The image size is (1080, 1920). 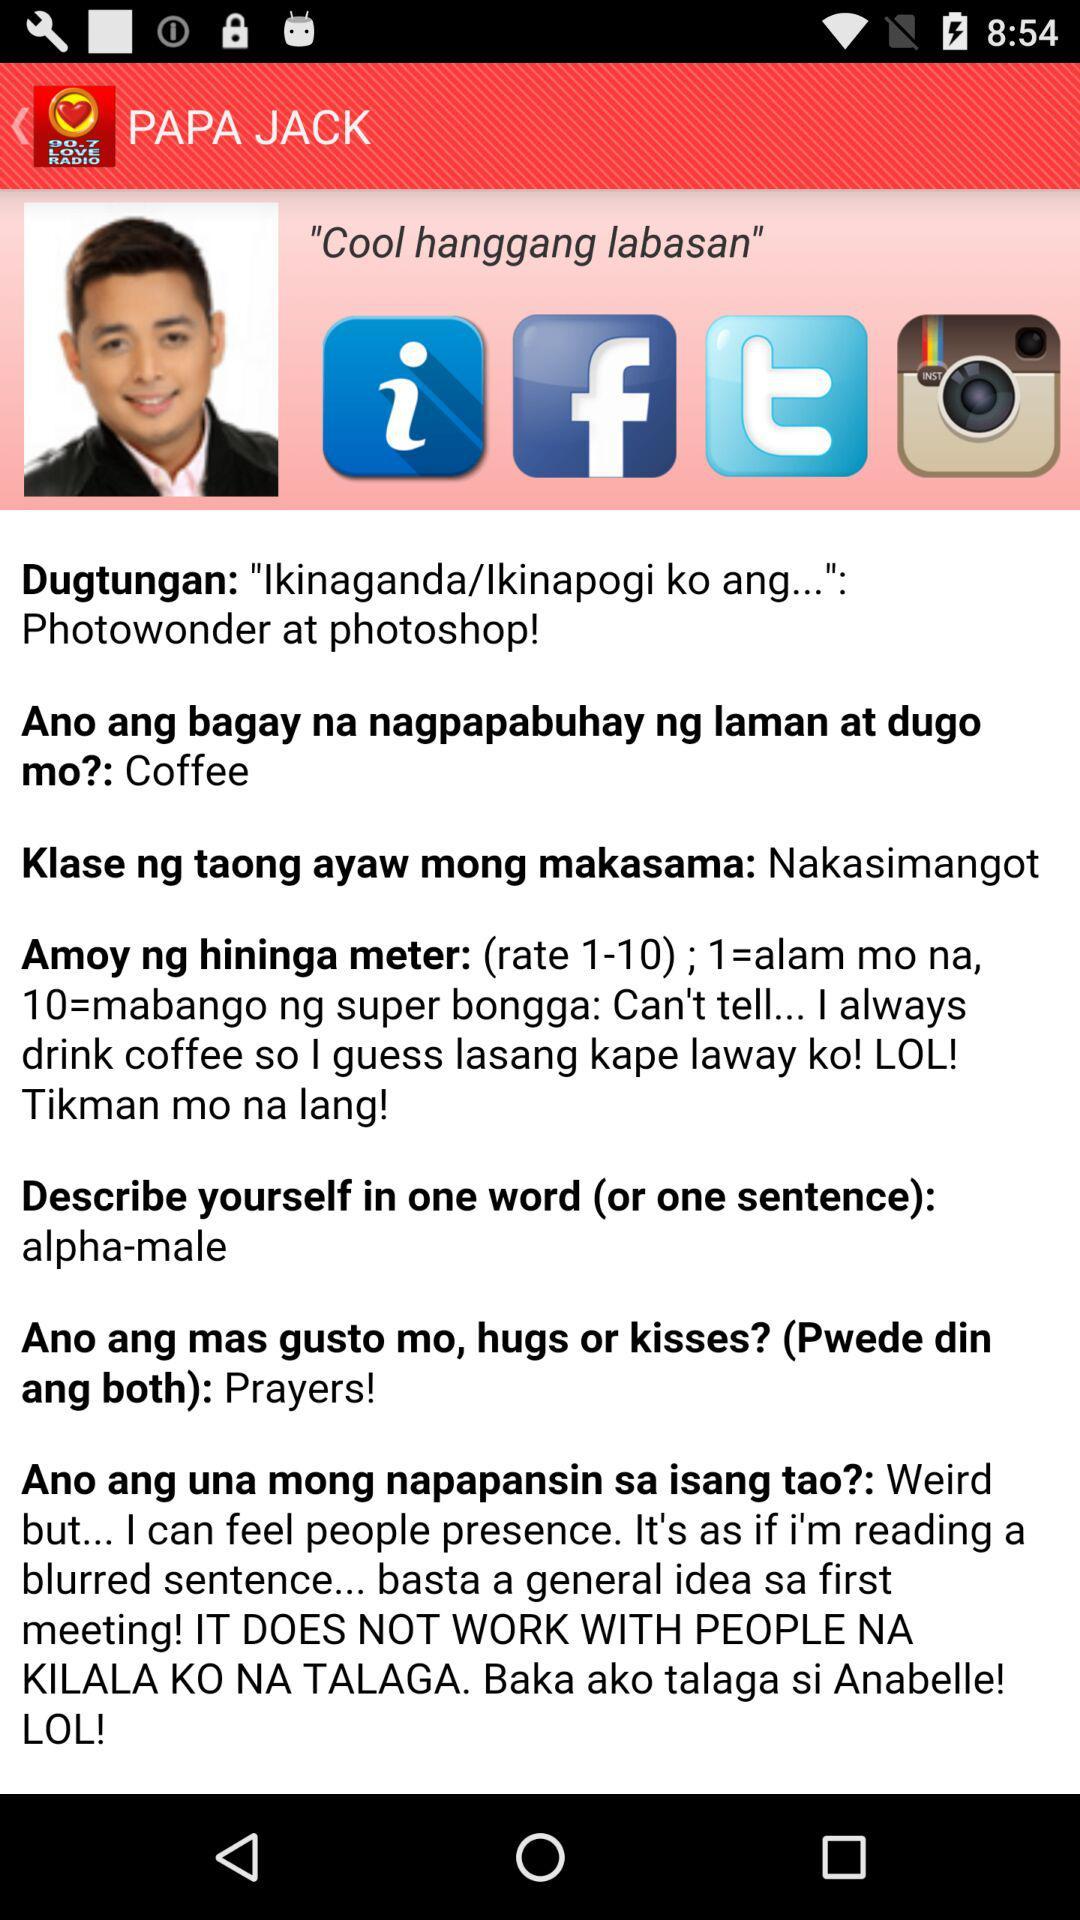 I want to click on connect to facebook, so click(x=593, y=395).